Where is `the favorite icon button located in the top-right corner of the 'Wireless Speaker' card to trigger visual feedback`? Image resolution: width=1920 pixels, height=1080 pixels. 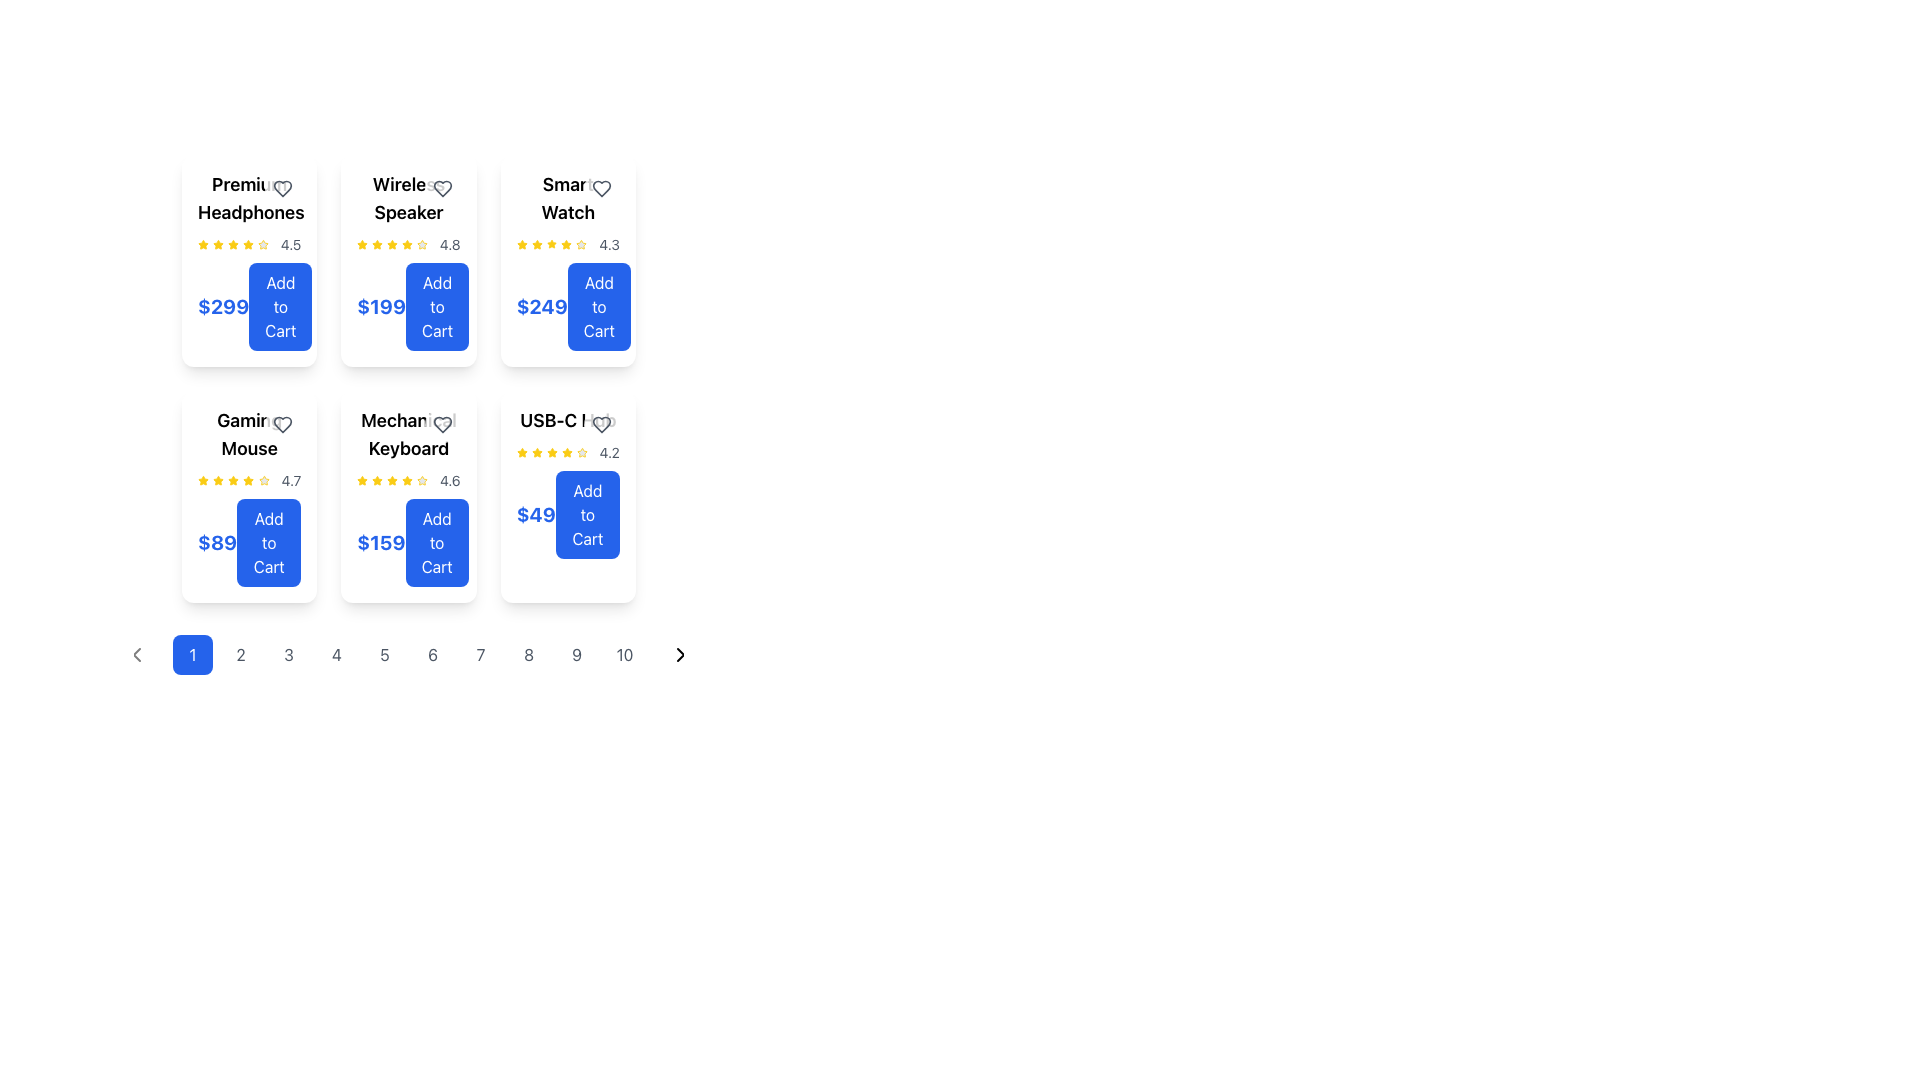 the favorite icon button located in the top-right corner of the 'Wireless Speaker' card to trigger visual feedback is located at coordinates (441, 189).